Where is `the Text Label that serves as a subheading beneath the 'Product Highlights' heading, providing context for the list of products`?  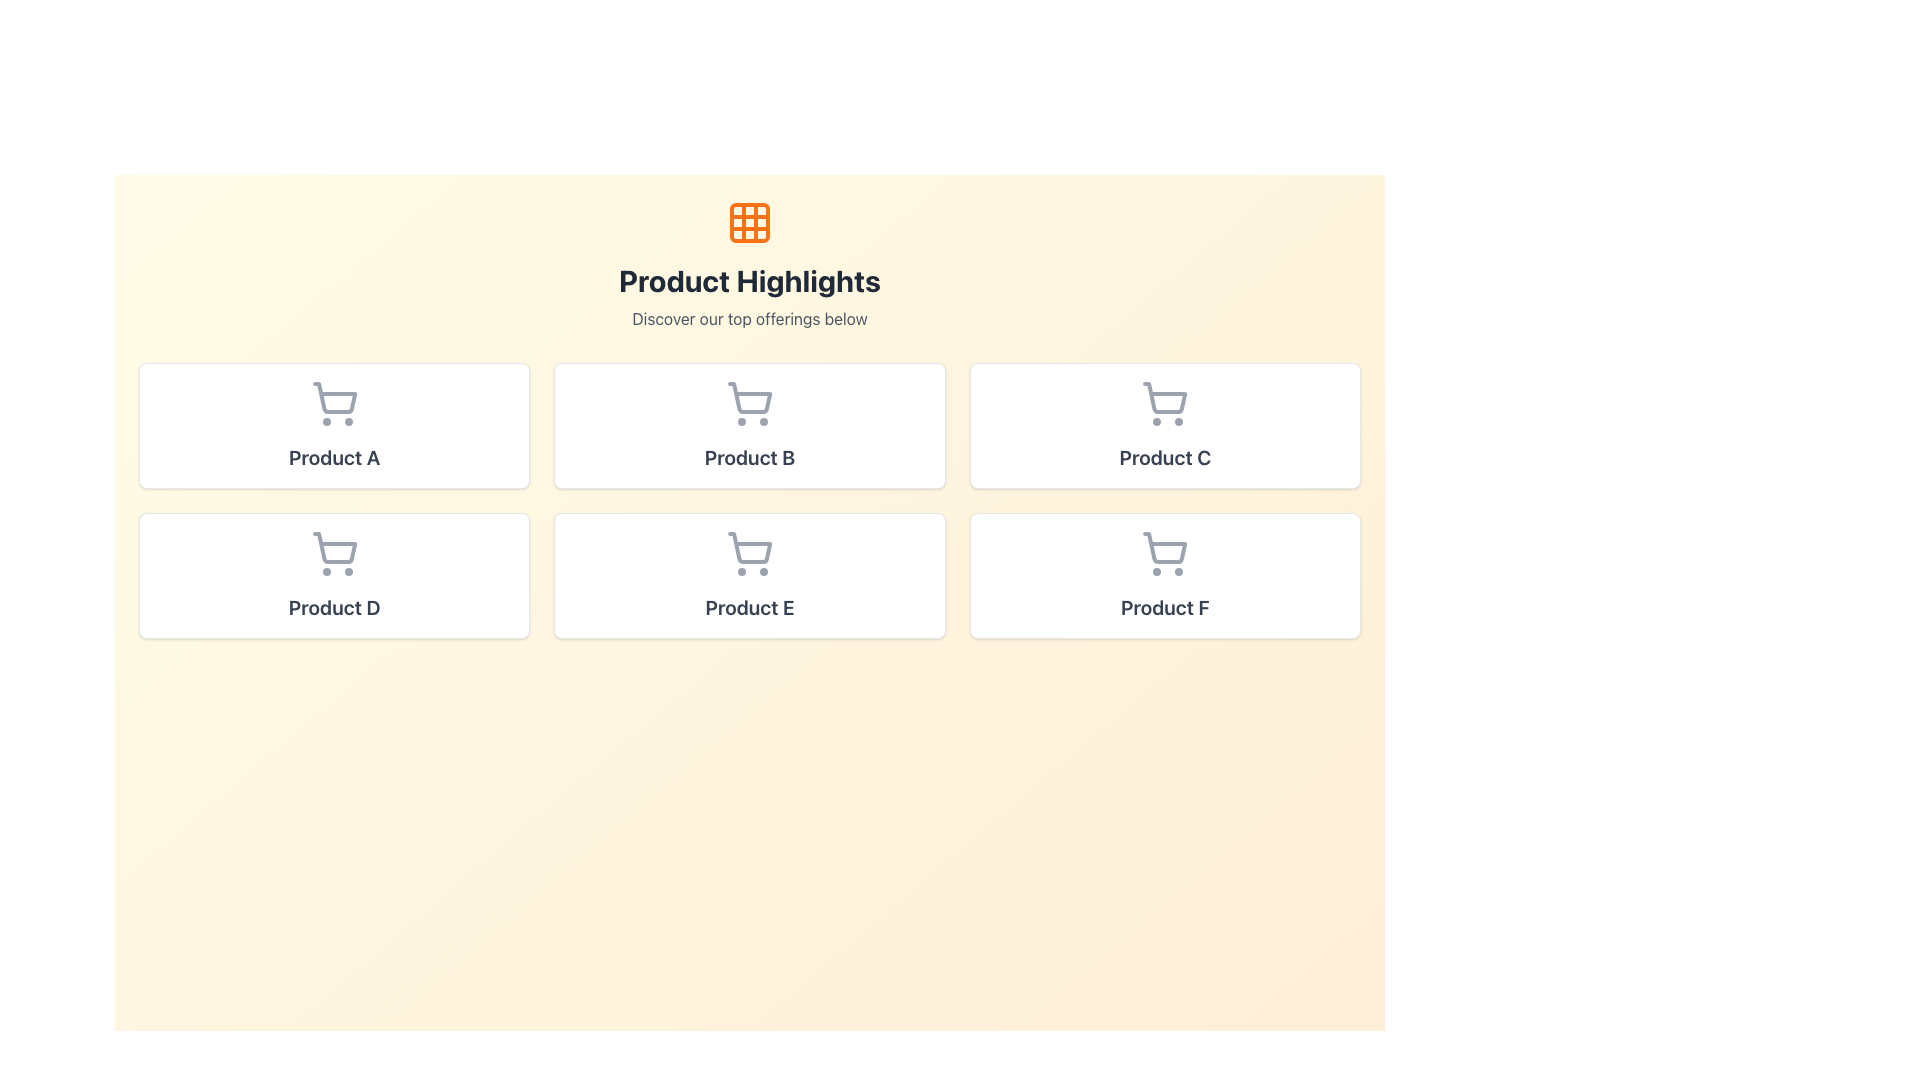
the Text Label that serves as a subheading beneath the 'Product Highlights' heading, providing context for the list of products is located at coordinates (748, 318).